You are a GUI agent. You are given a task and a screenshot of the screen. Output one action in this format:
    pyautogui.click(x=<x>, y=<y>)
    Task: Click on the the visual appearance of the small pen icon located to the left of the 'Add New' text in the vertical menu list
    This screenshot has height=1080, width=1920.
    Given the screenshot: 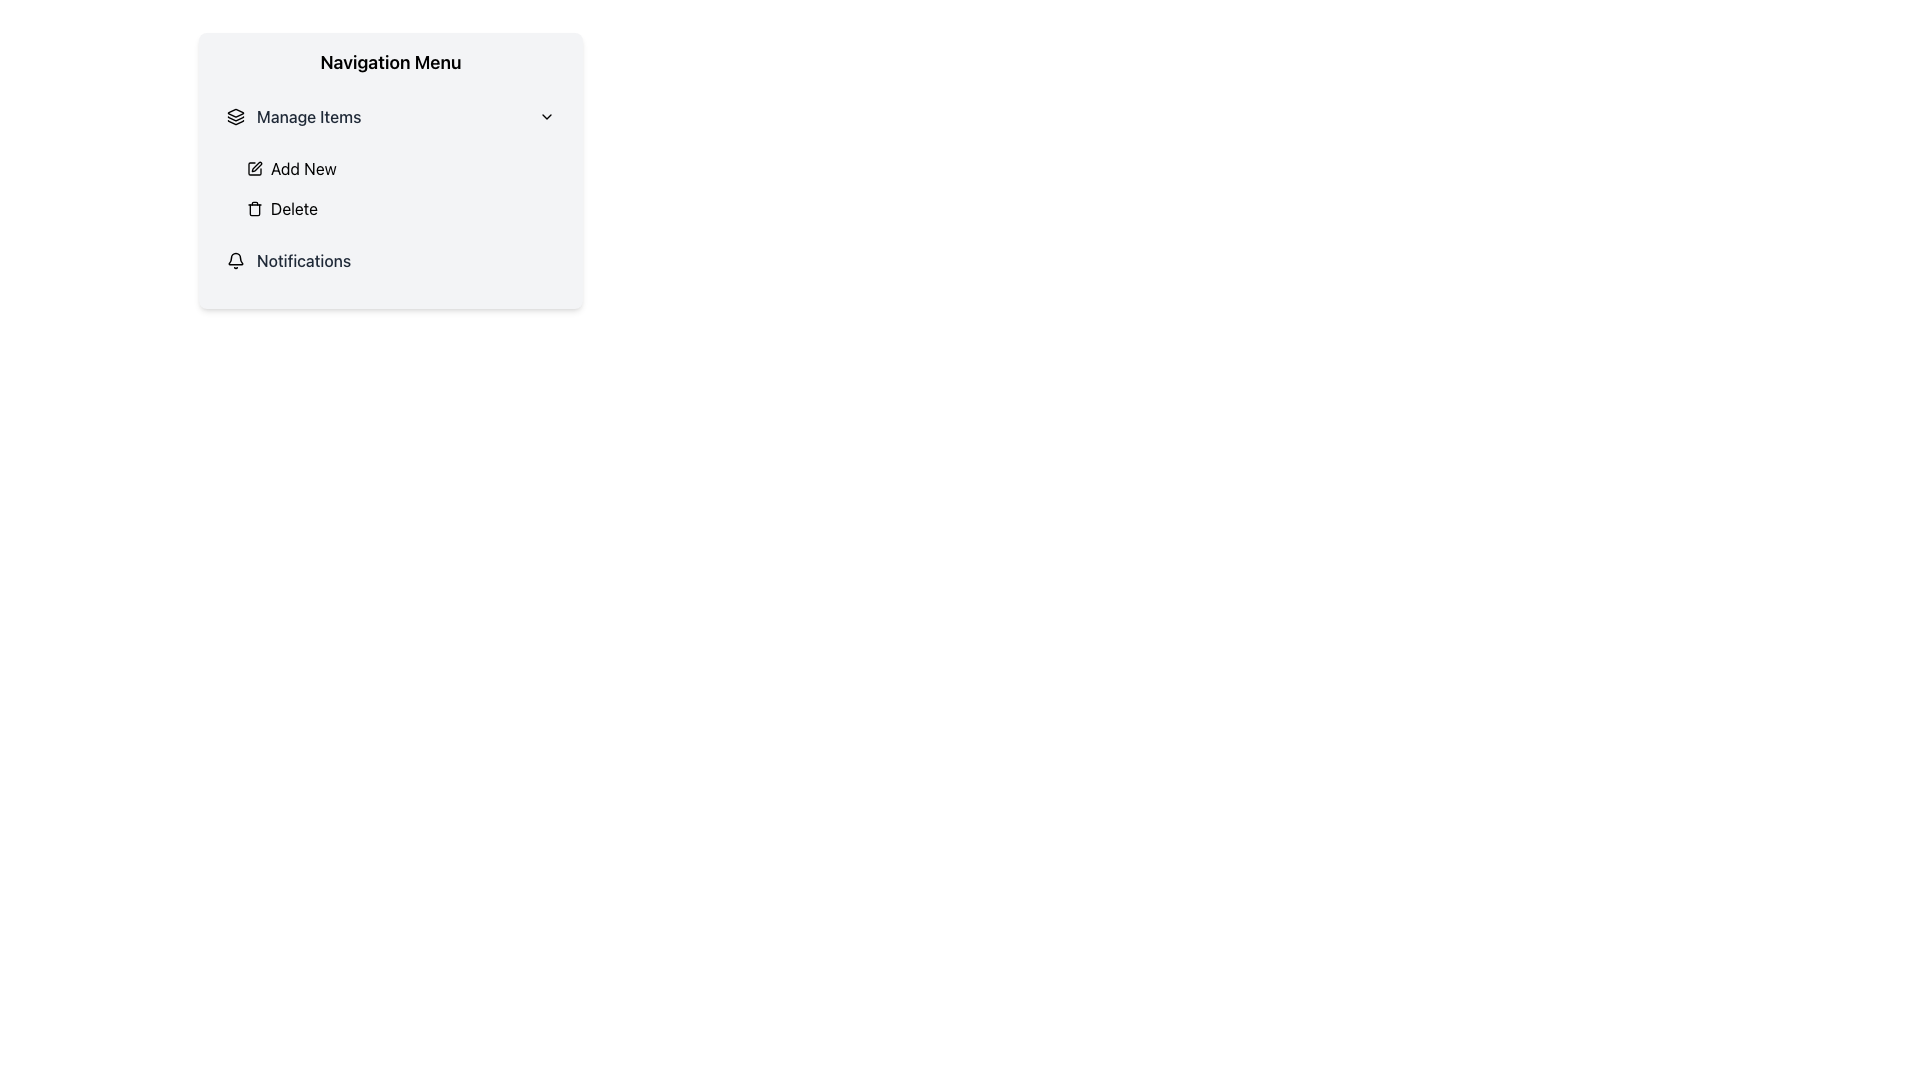 What is the action you would take?
    pyautogui.click(x=253, y=168)
    